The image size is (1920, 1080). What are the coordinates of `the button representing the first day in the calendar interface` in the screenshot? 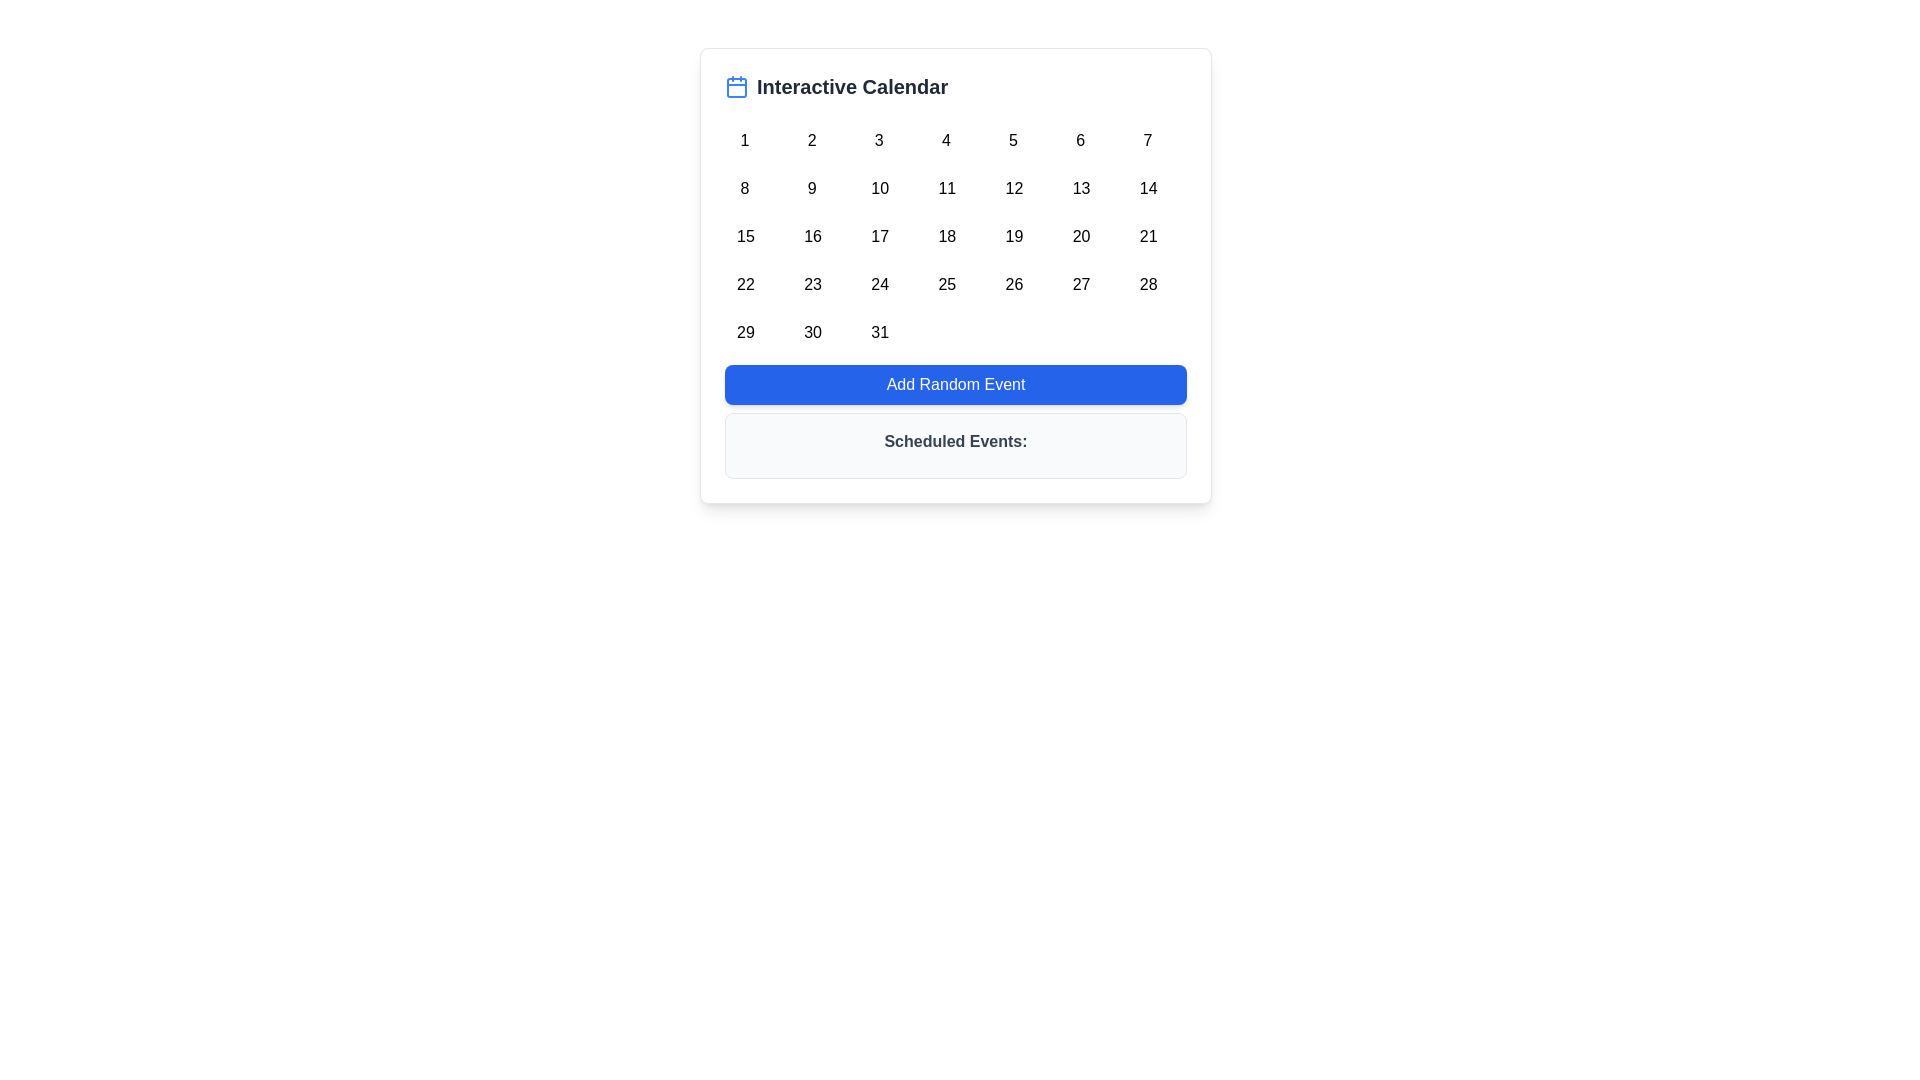 It's located at (743, 136).